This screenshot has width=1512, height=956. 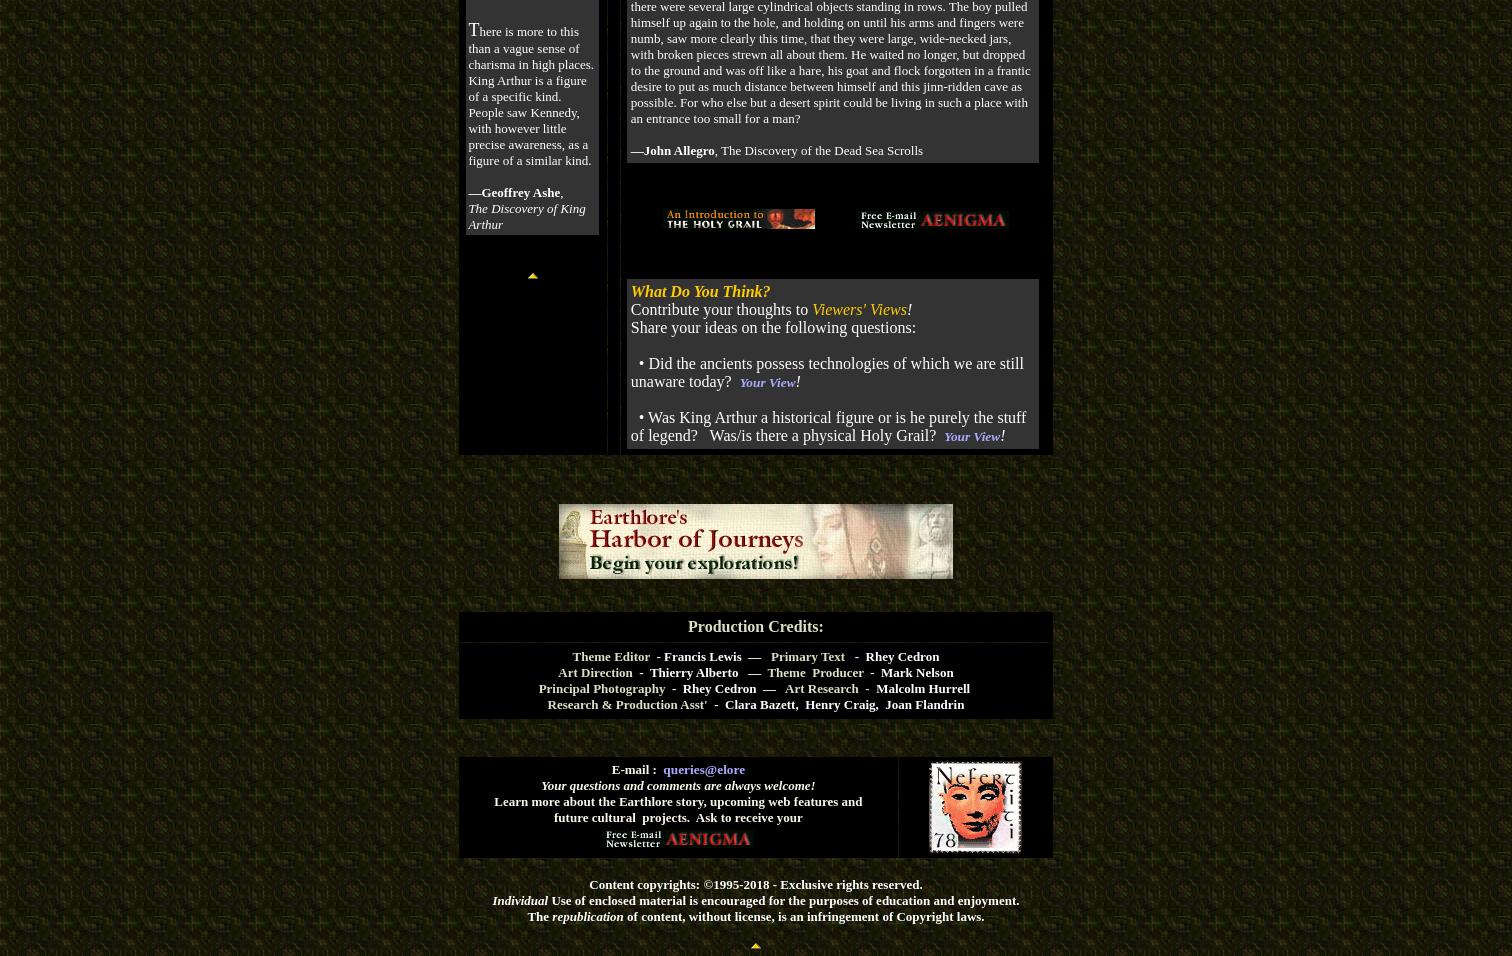 I want to click on 'Viewers' Views', so click(x=858, y=307).